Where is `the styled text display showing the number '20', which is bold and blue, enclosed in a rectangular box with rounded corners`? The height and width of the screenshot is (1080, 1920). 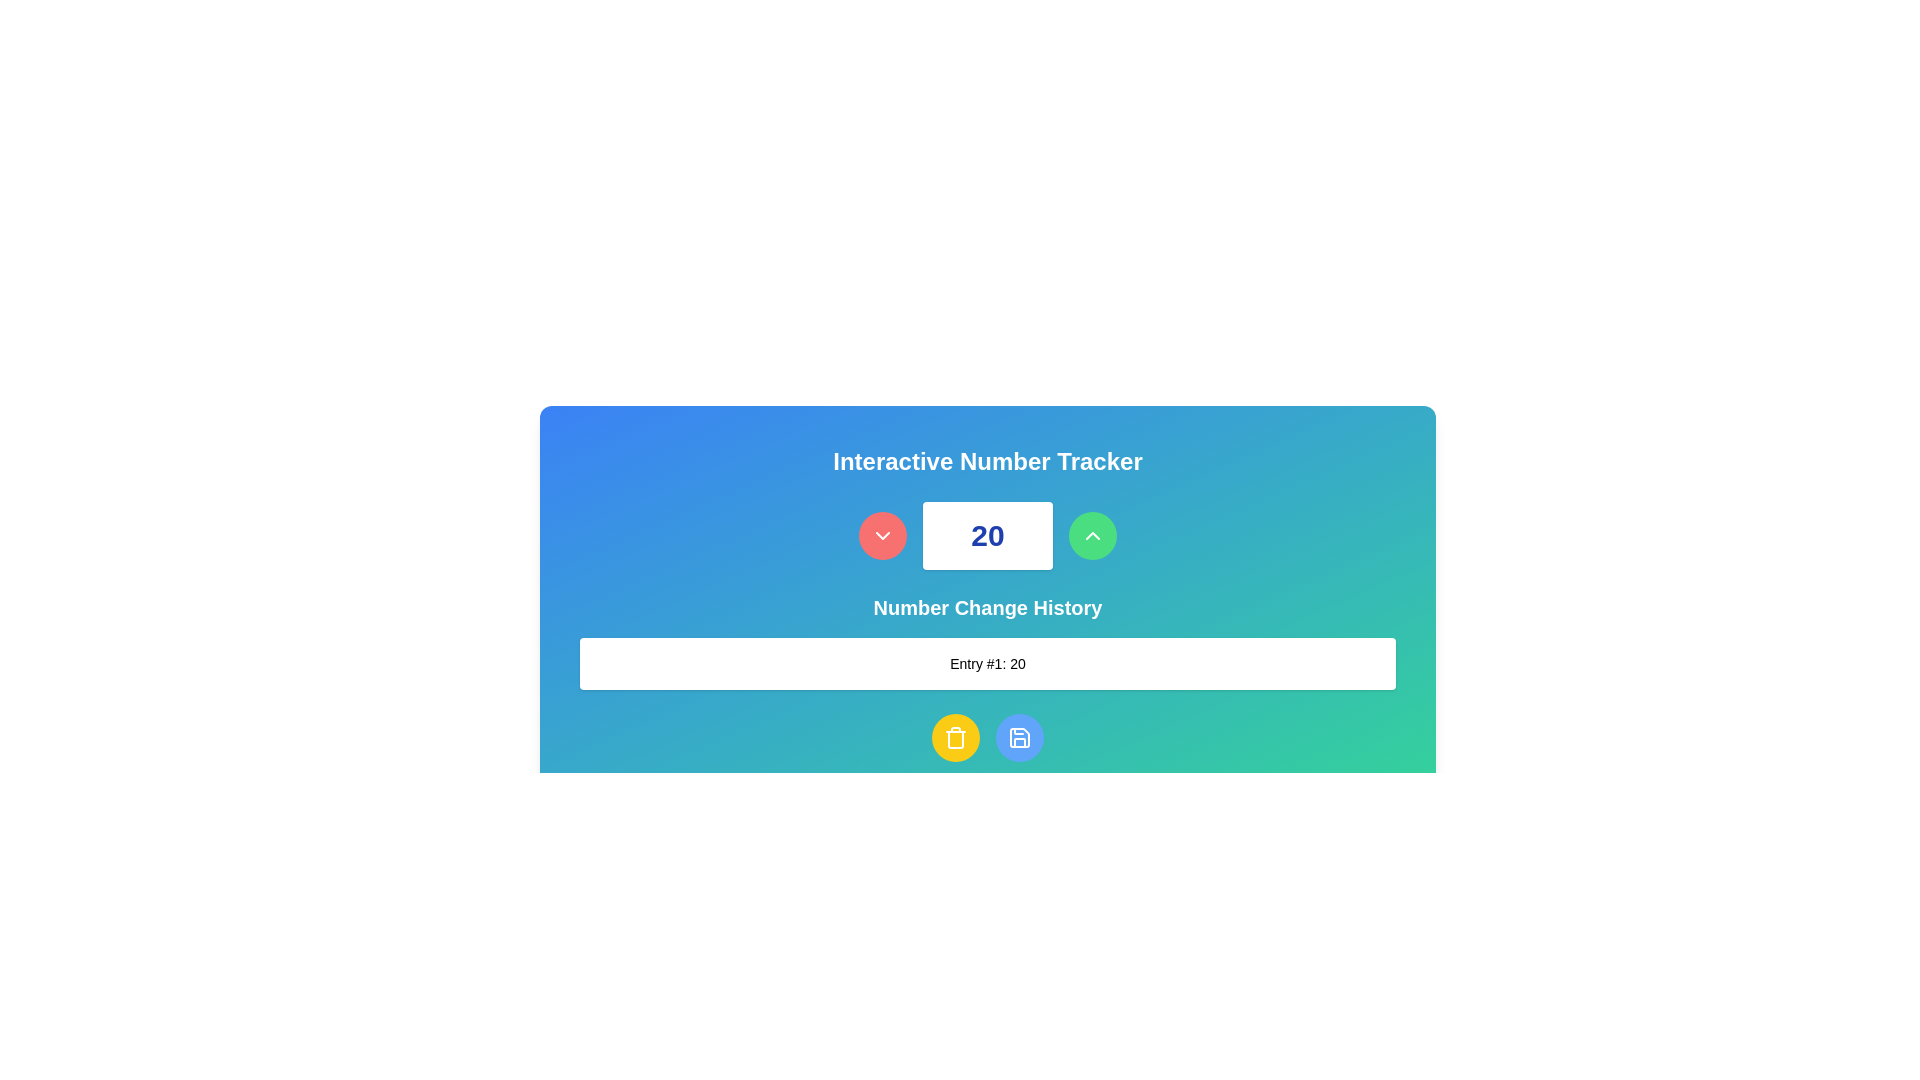
the styled text display showing the number '20', which is bold and blue, enclosed in a rectangular box with rounded corners is located at coordinates (988, 535).